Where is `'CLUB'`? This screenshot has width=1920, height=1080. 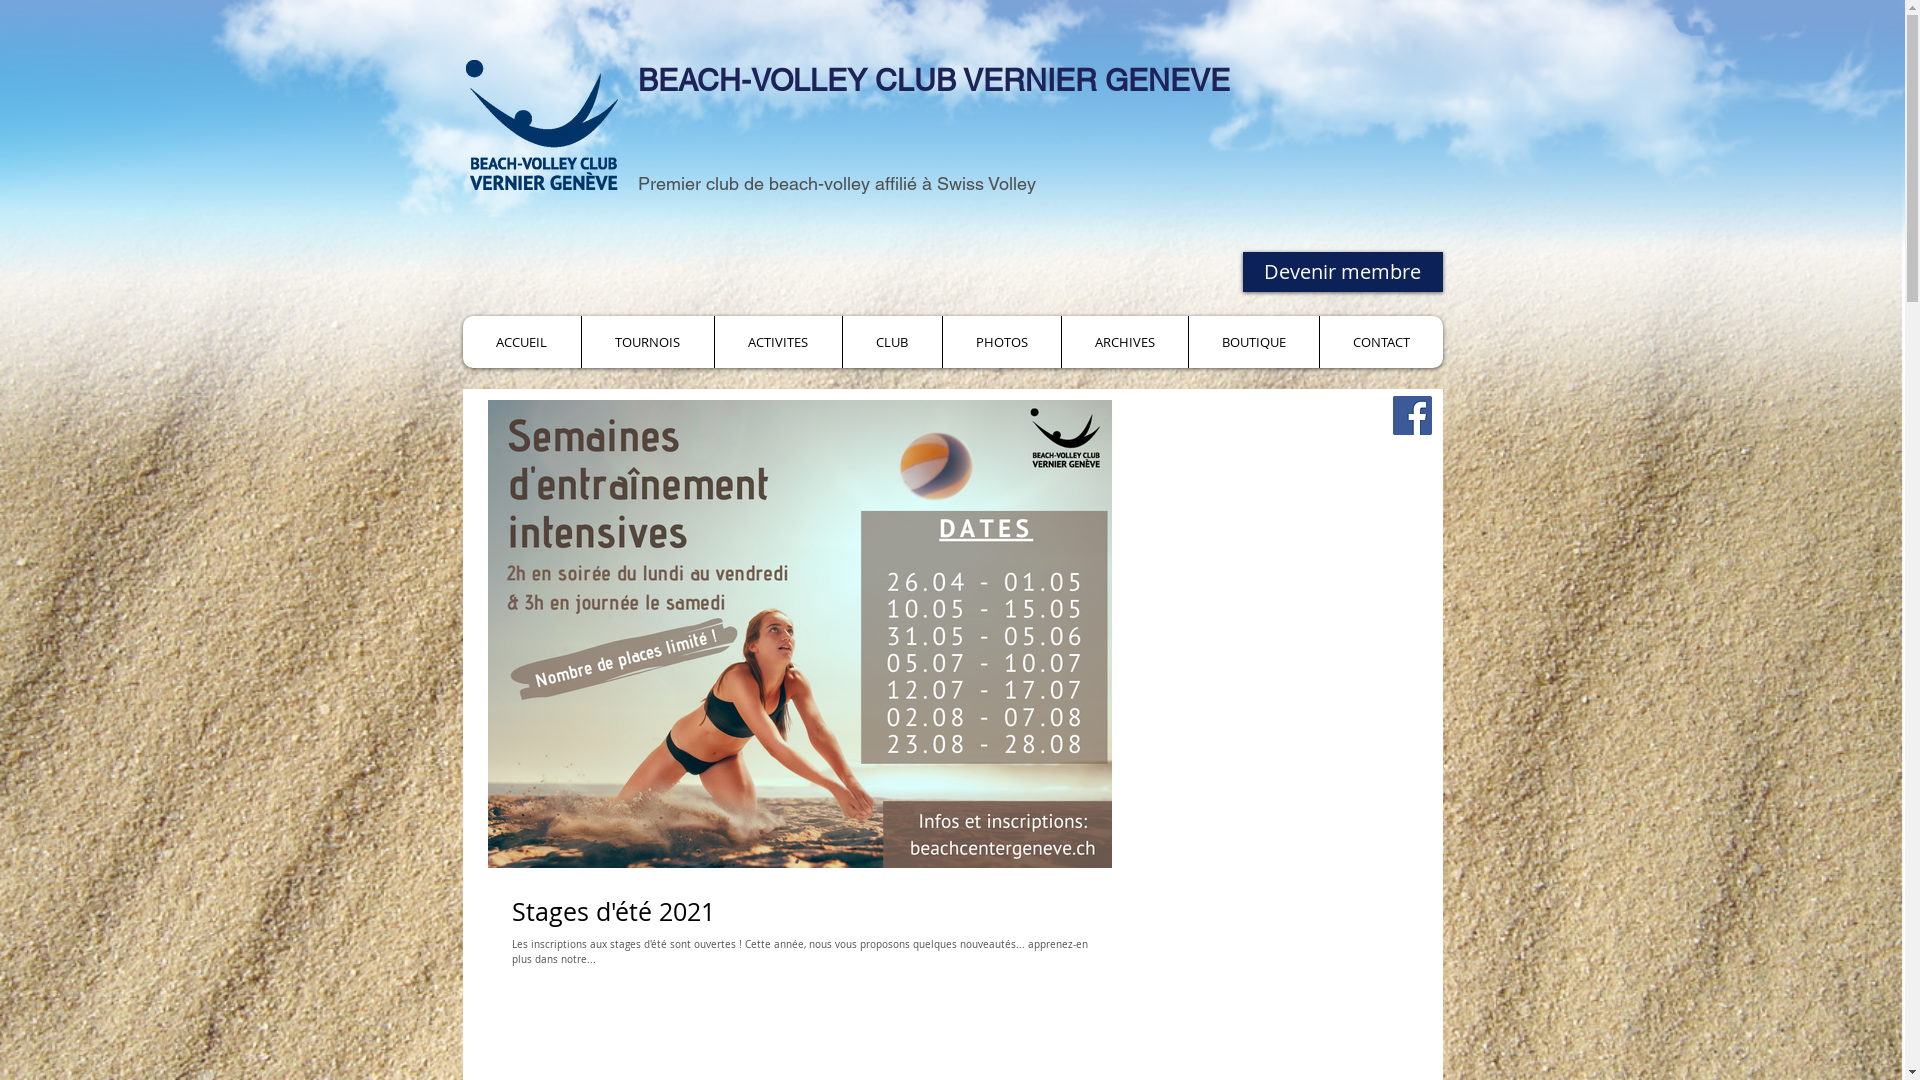 'CLUB' is located at coordinates (891, 341).